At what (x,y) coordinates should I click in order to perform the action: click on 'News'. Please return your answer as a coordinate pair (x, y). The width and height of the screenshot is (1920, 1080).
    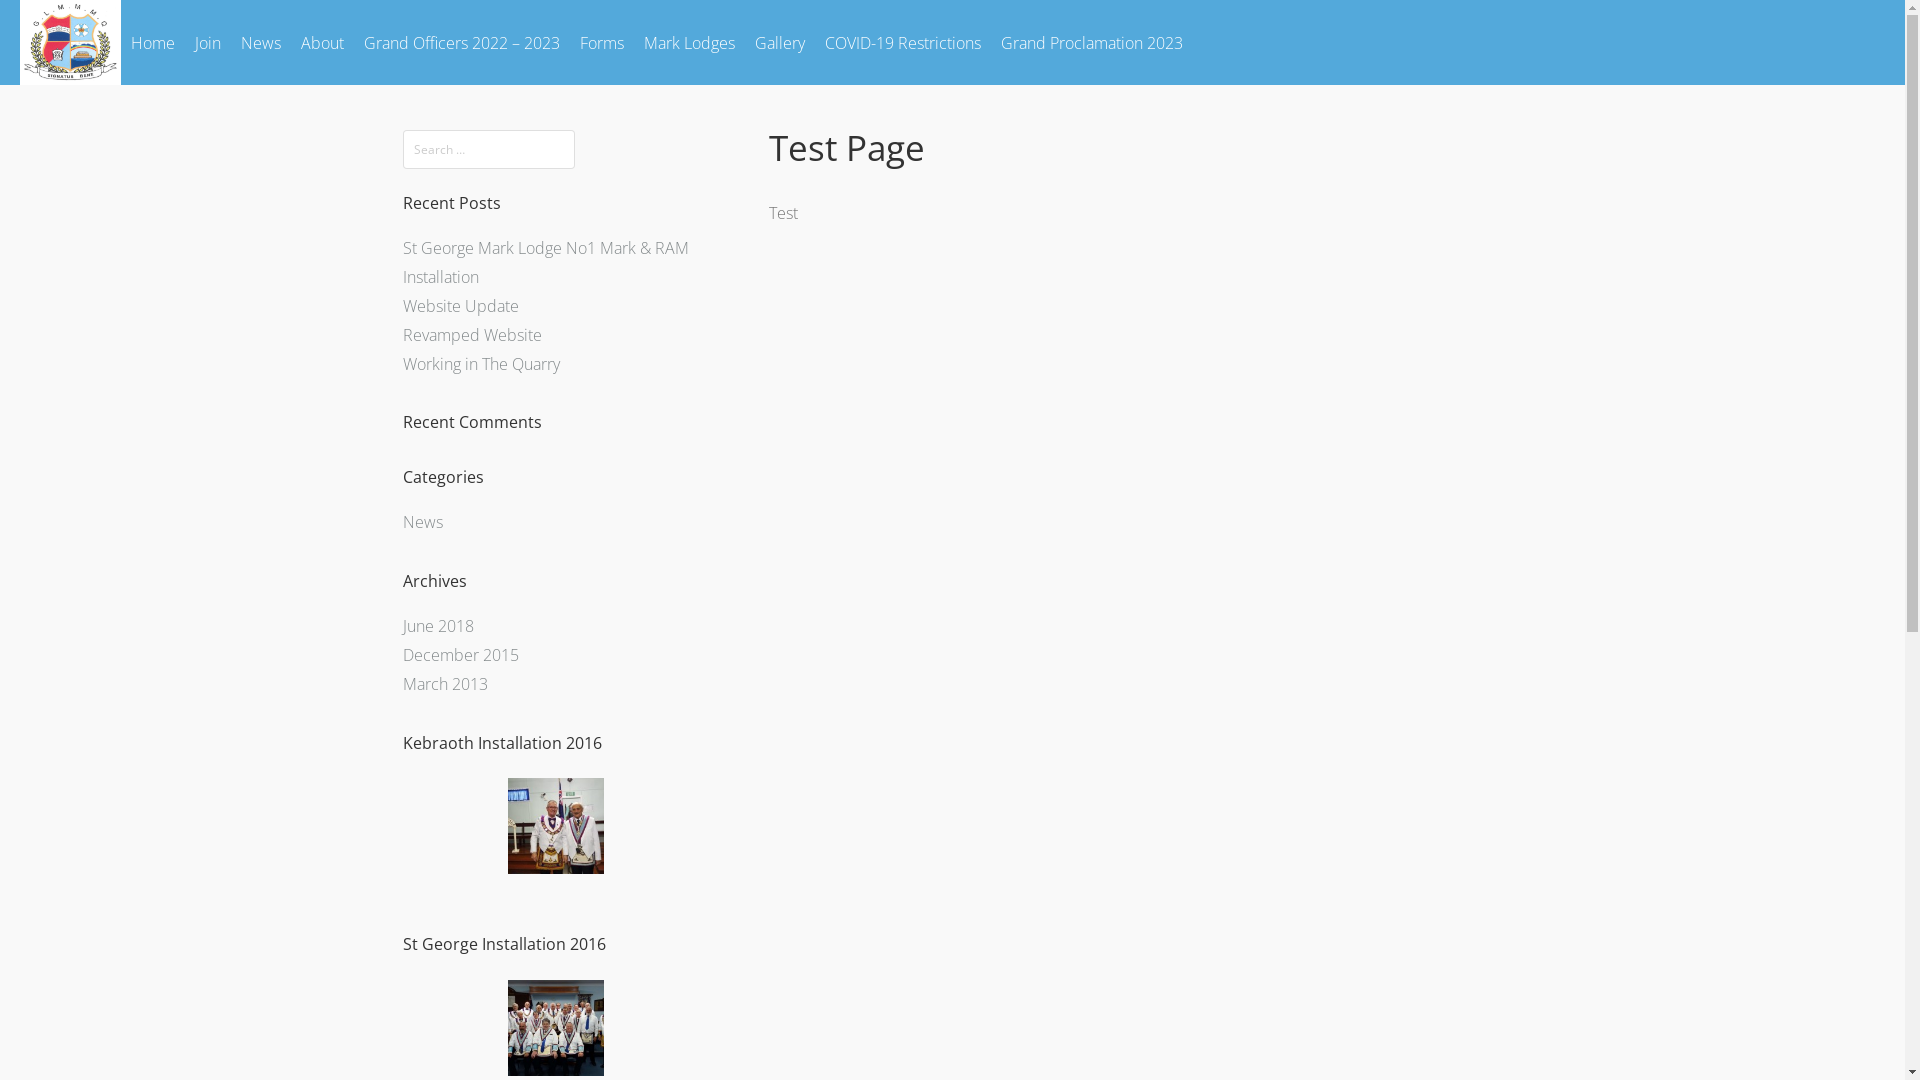
    Looking at the image, I should click on (421, 520).